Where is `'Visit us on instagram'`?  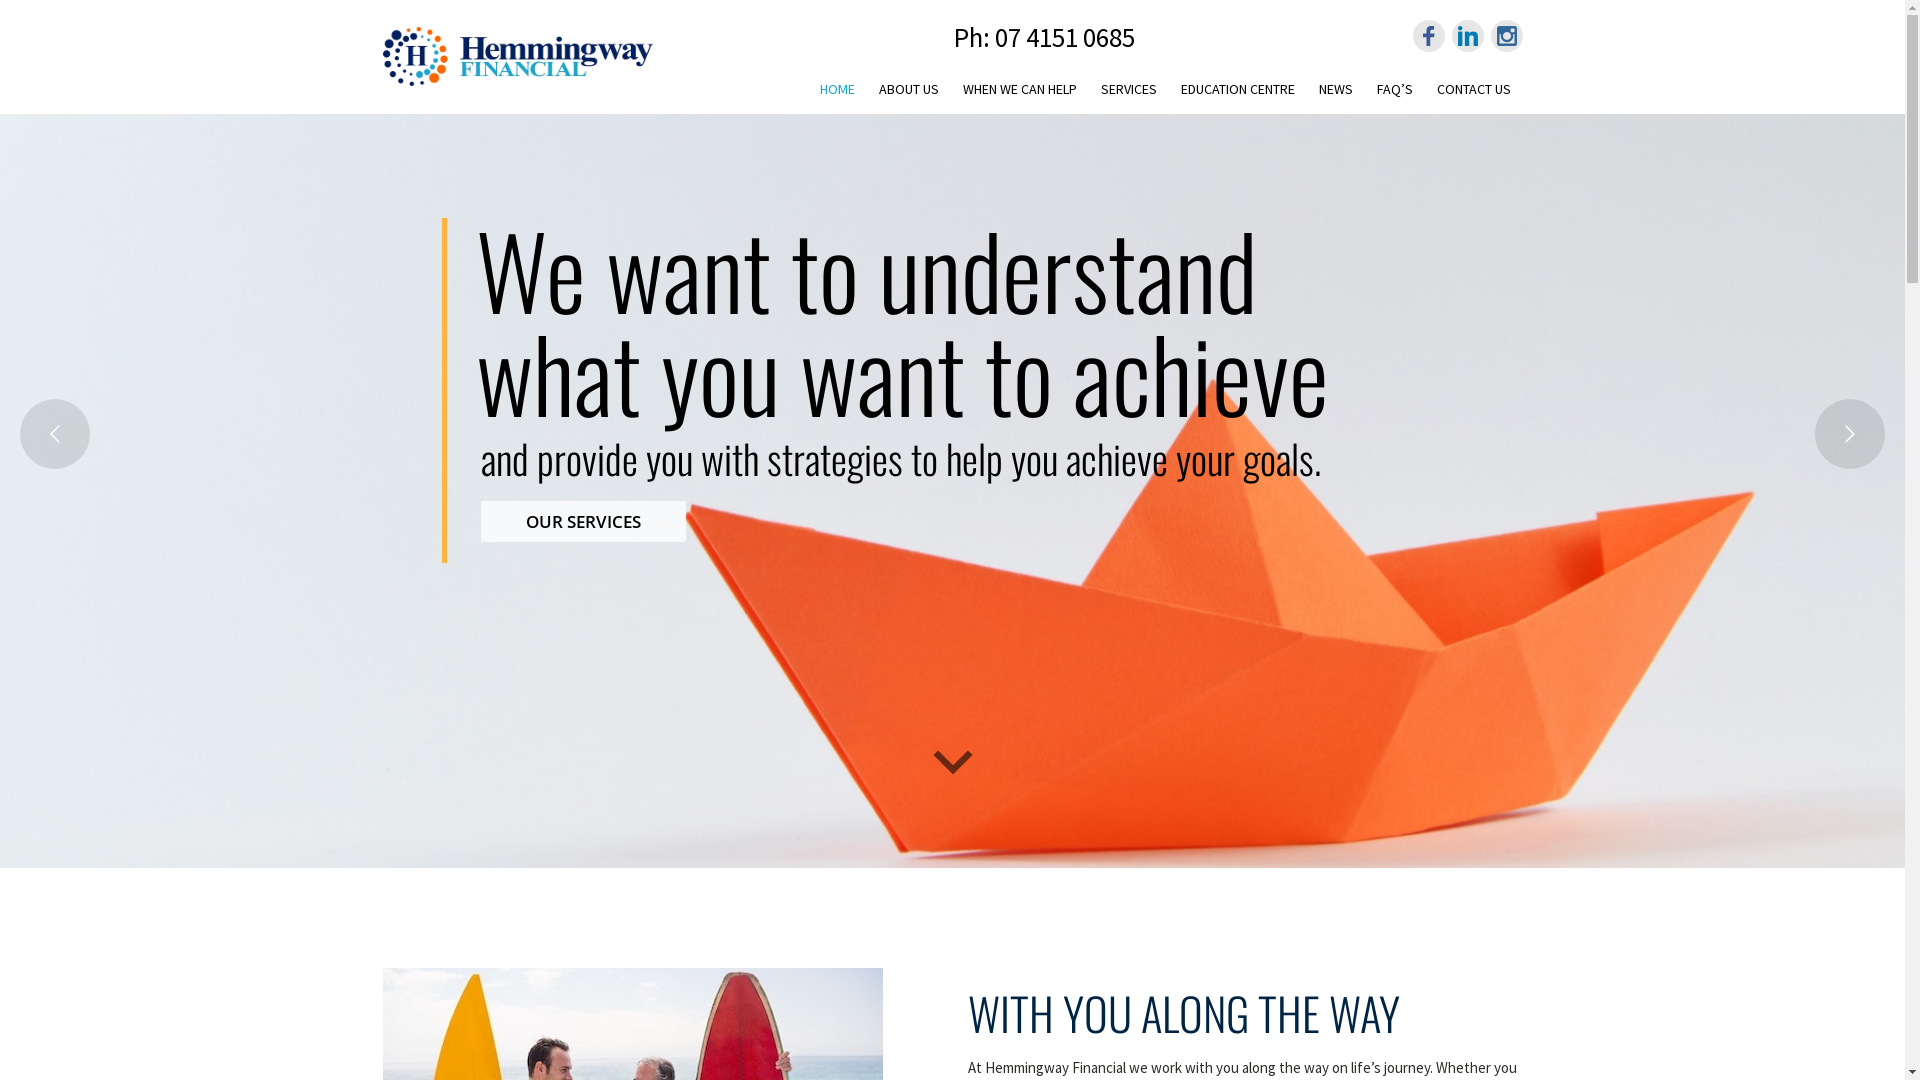 'Visit us on instagram' is located at coordinates (1506, 35).